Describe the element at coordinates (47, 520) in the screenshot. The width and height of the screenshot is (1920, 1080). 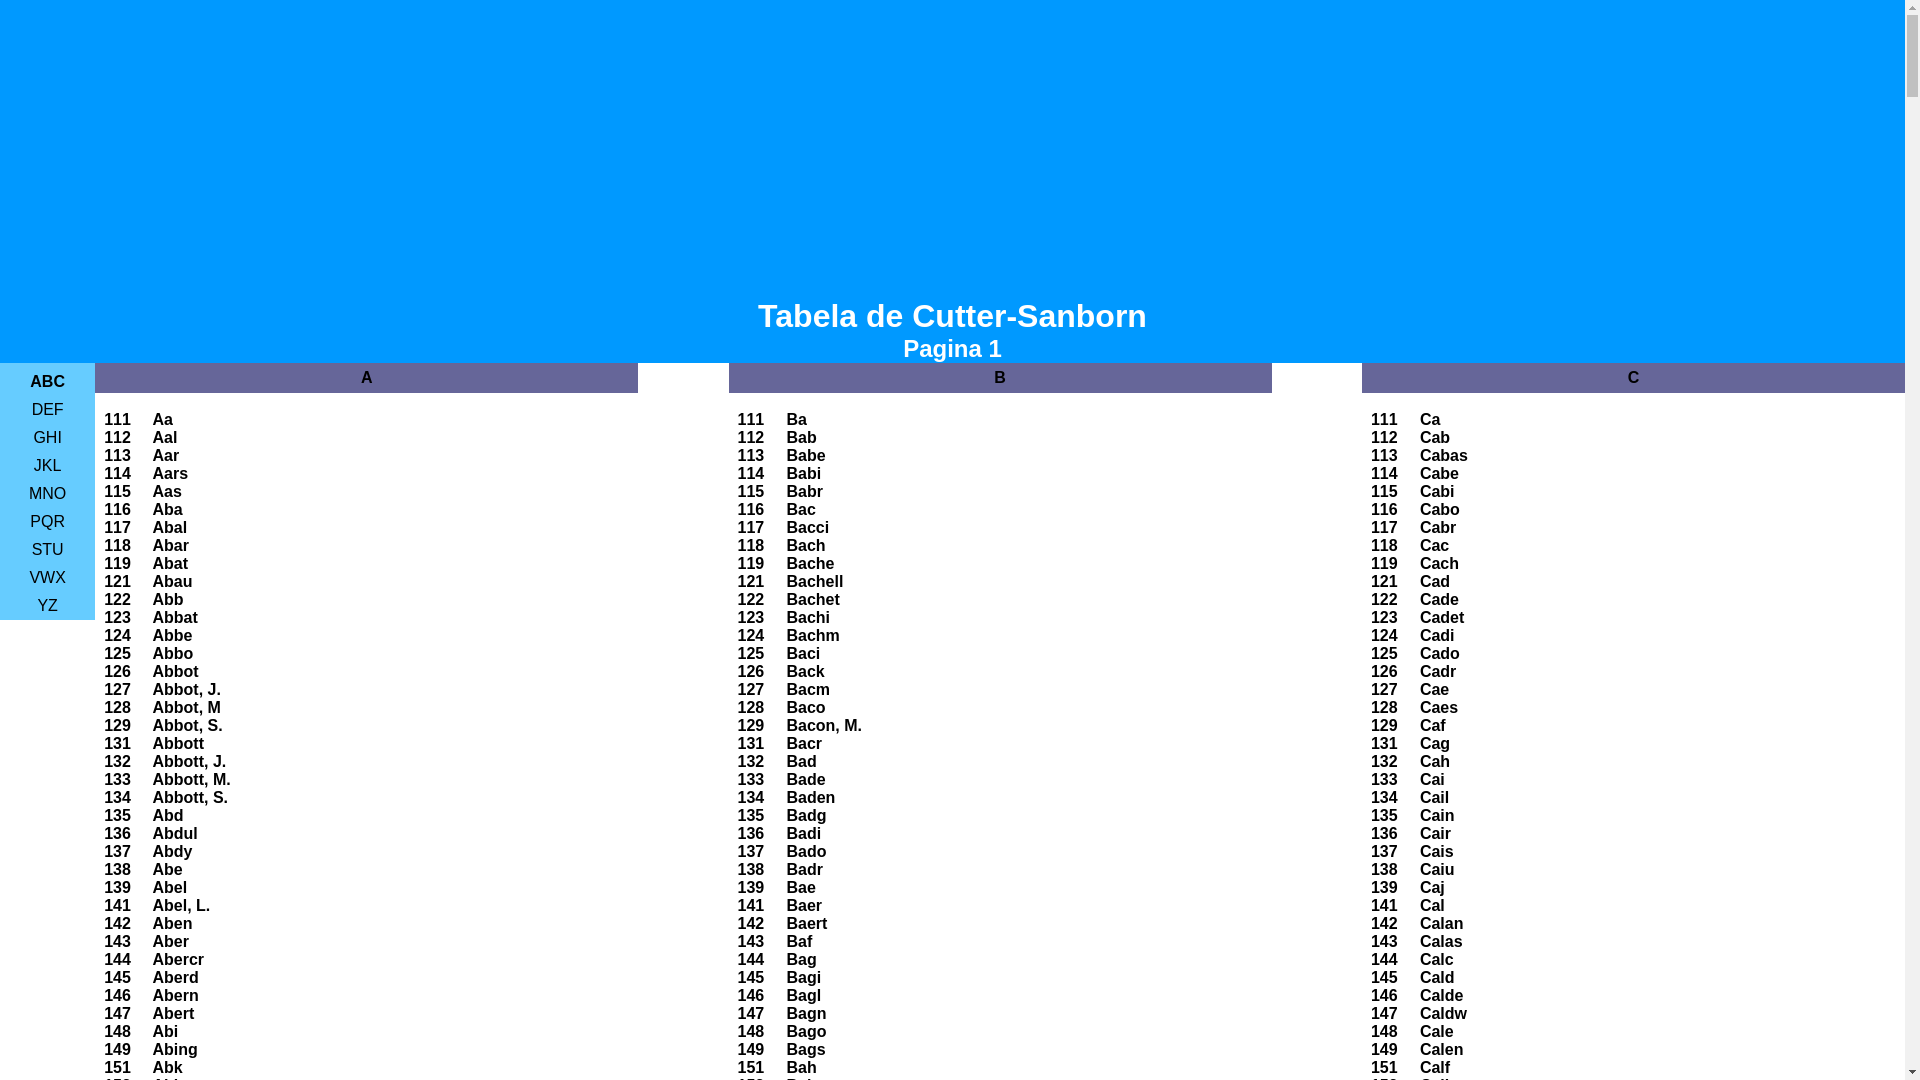
I see `'PQR'` at that location.